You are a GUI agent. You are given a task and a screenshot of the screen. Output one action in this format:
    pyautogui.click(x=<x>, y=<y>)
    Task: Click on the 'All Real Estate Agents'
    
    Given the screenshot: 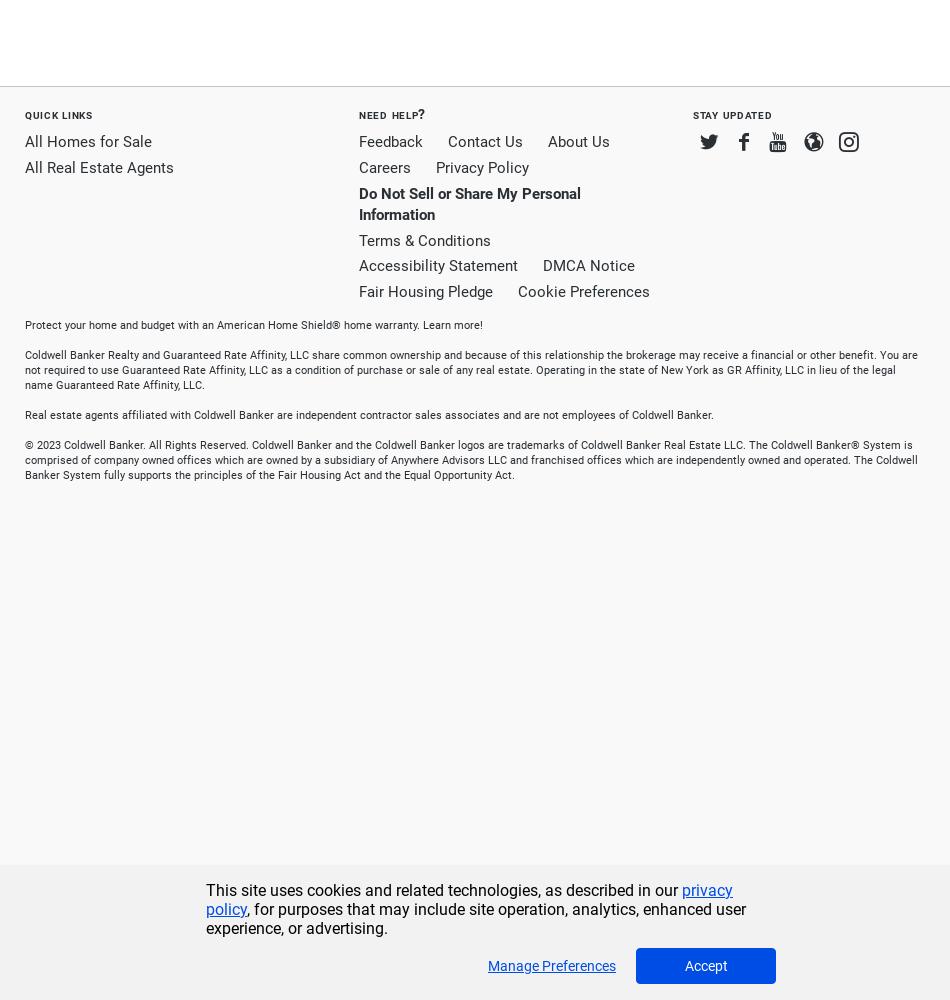 What is the action you would take?
    pyautogui.click(x=99, y=168)
    